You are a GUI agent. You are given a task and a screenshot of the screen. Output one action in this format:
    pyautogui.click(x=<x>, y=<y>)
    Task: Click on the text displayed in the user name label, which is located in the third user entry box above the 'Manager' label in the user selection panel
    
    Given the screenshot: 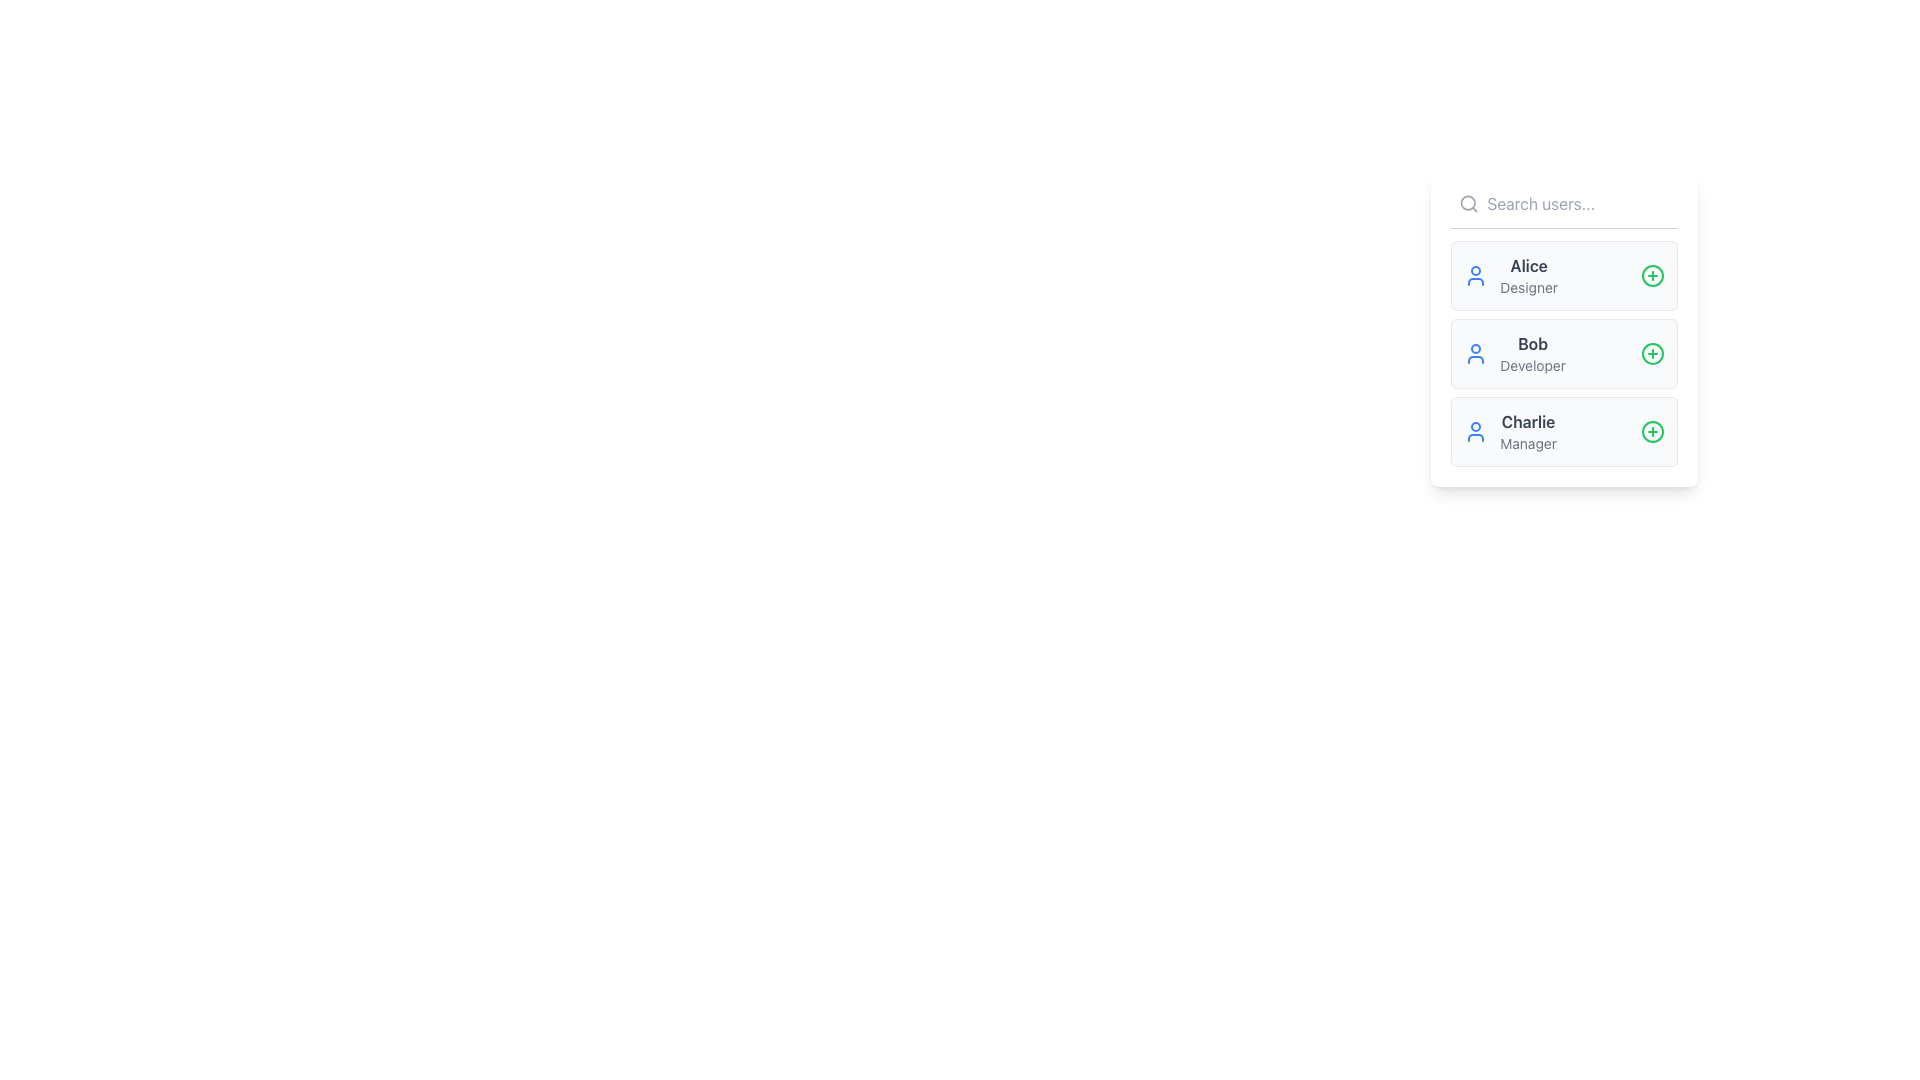 What is the action you would take?
    pyautogui.click(x=1527, y=420)
    